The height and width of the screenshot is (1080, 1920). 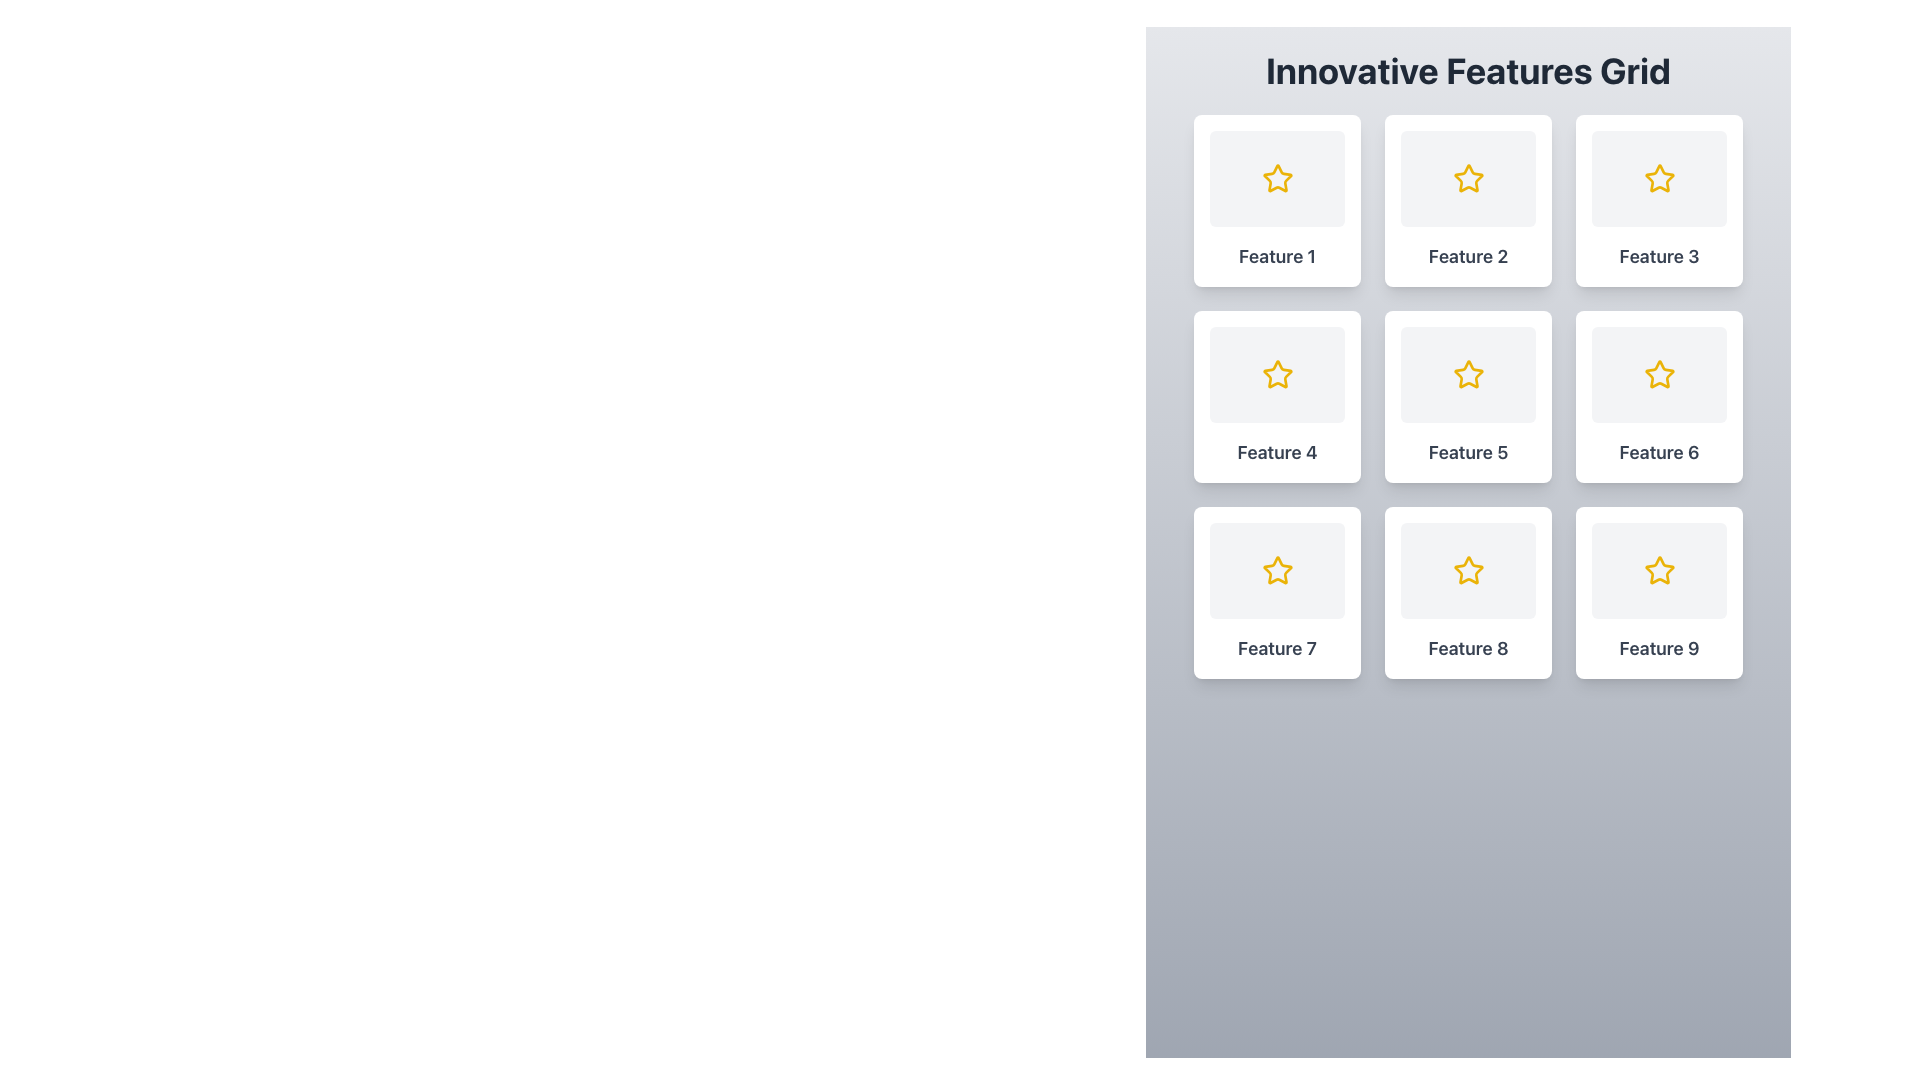 What do you see at coordinates (1276, 648) in the screenshot?
I see `the static text label displaying 'Feature 7', which is styled with a bold, dark gray font and located at the bottom of the first card in a 3x3 grid layout` at bounding box center [1276, 648].